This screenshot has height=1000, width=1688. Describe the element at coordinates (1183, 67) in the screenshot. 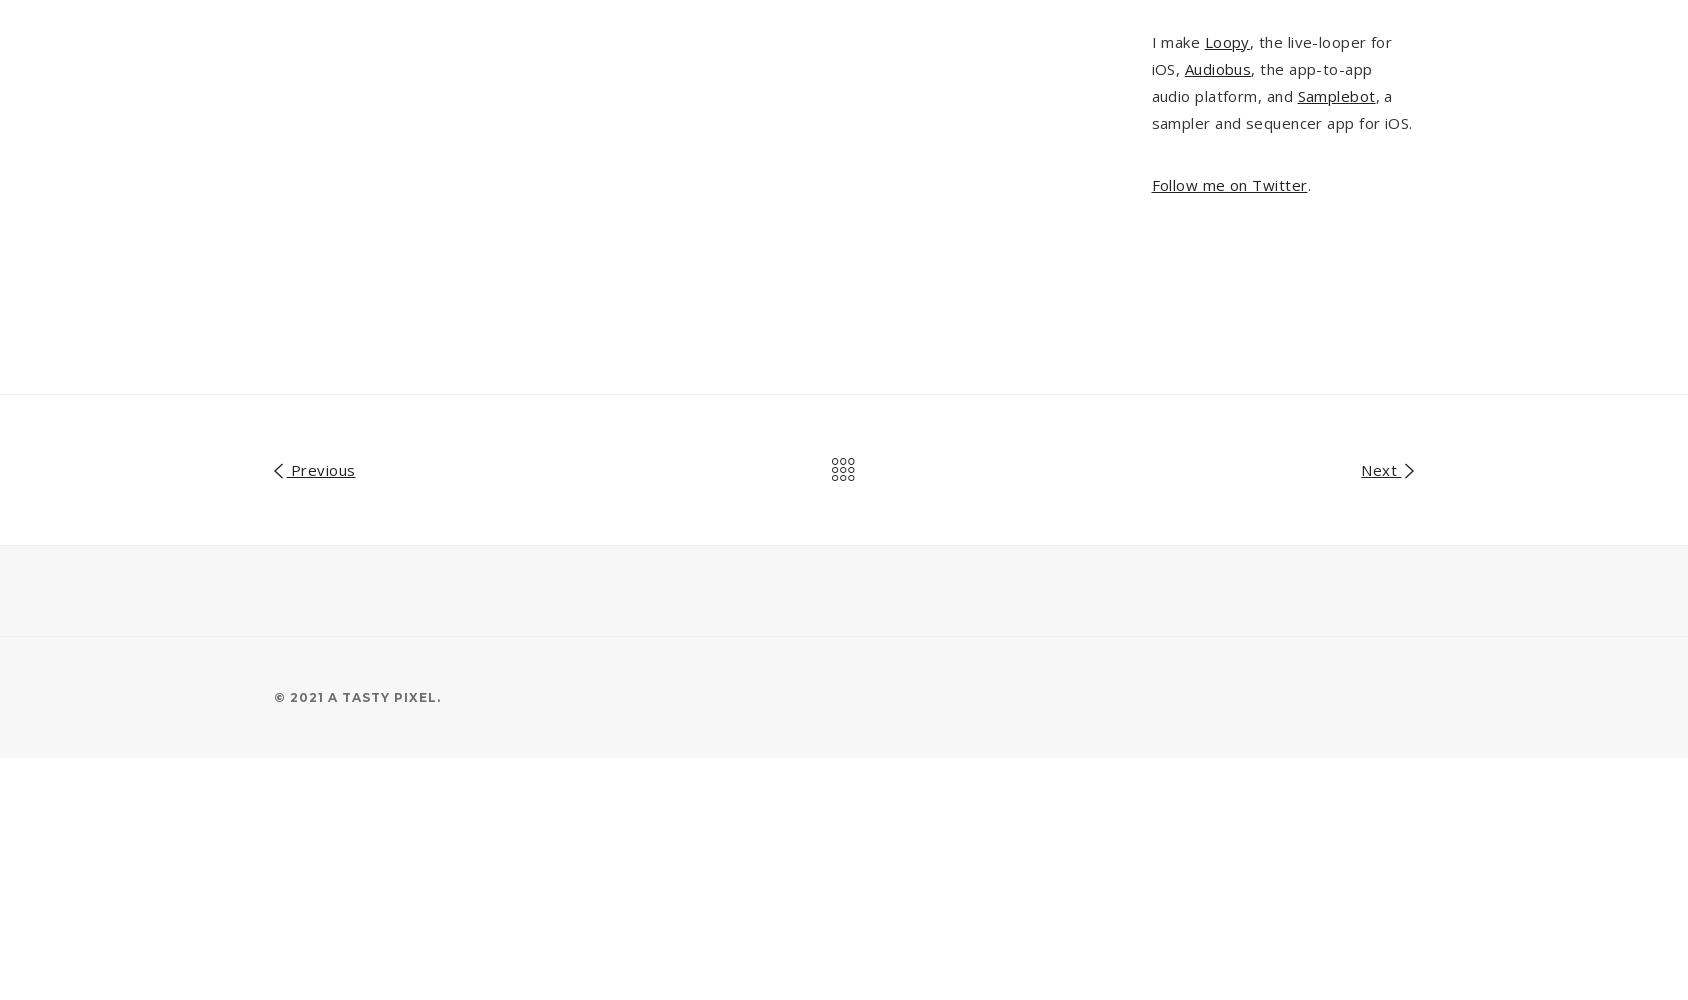

I see `'Audiobus'` at that location.